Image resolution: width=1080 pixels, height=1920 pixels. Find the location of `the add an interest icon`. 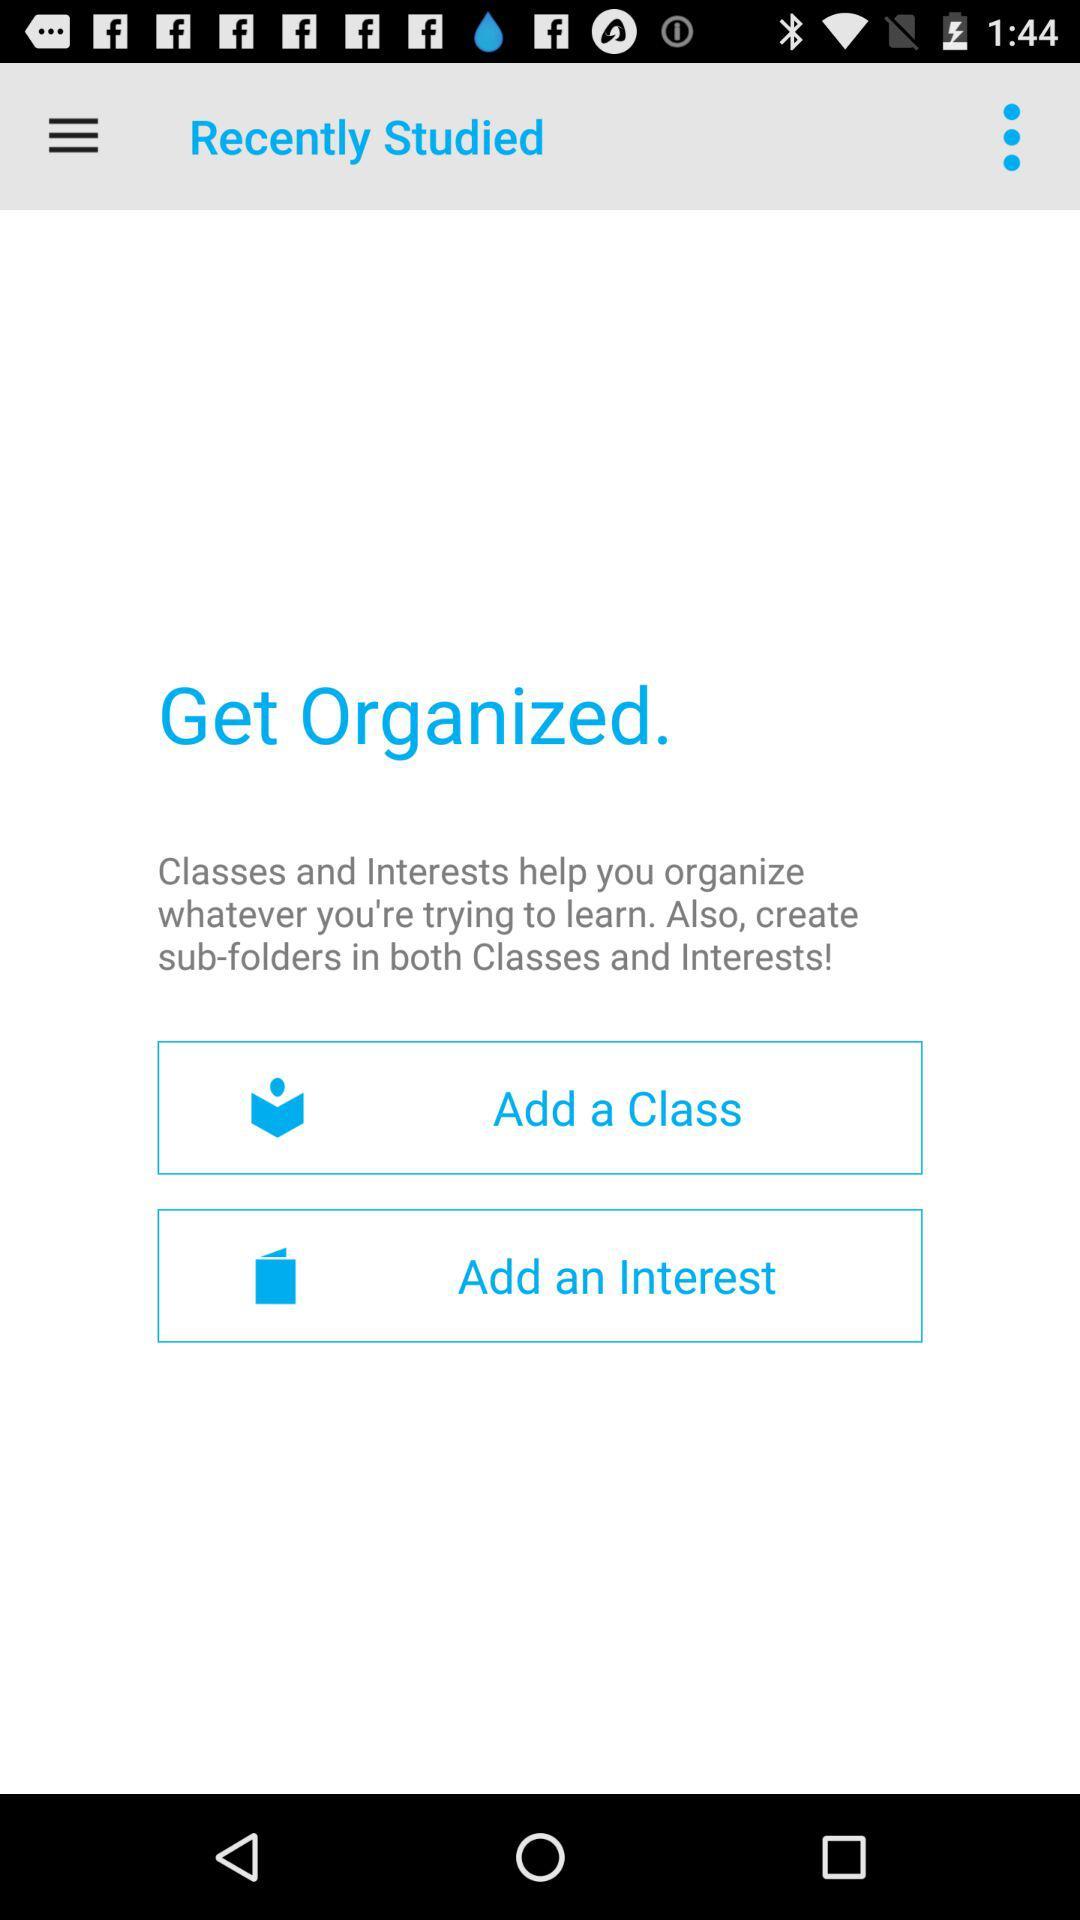

the add an interest icon is located at coordinates (540, 1274).